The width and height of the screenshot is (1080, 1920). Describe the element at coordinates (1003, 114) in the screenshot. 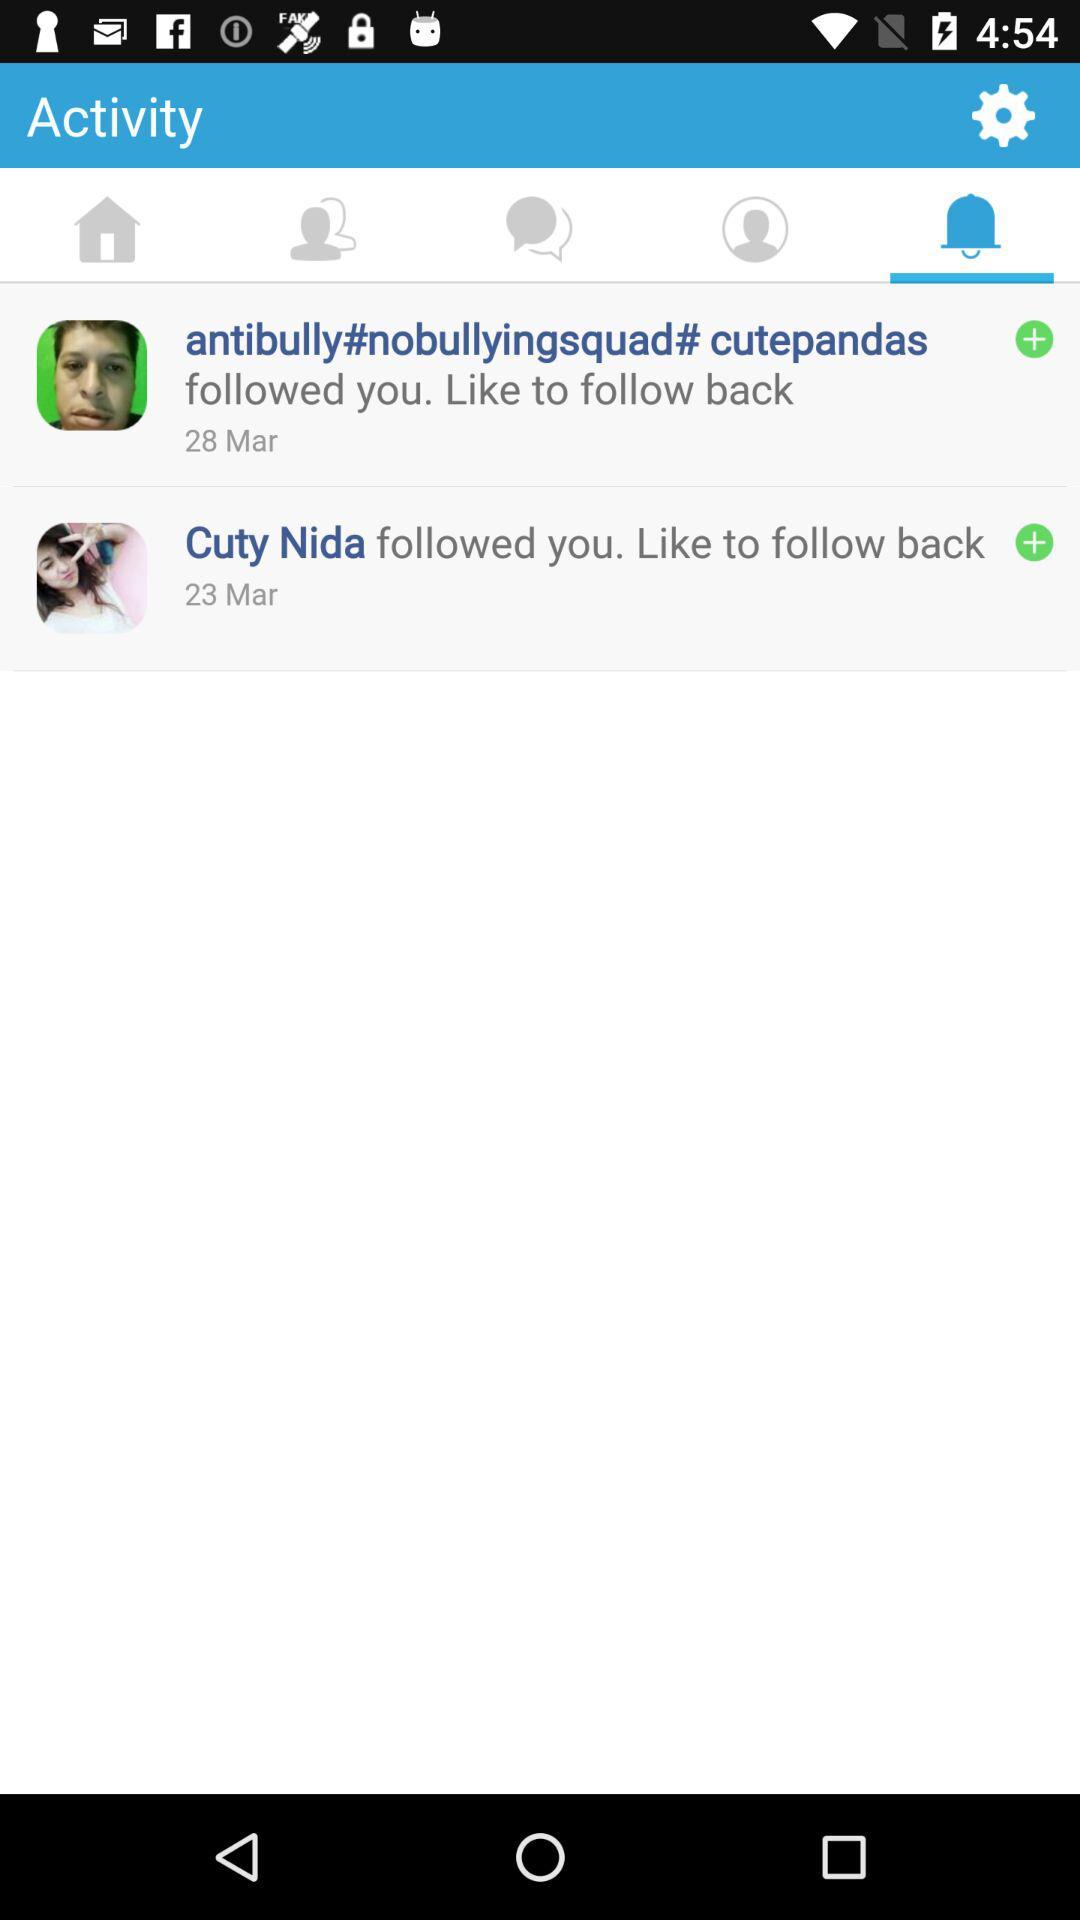

I see `the item next to the activity item` at that location.